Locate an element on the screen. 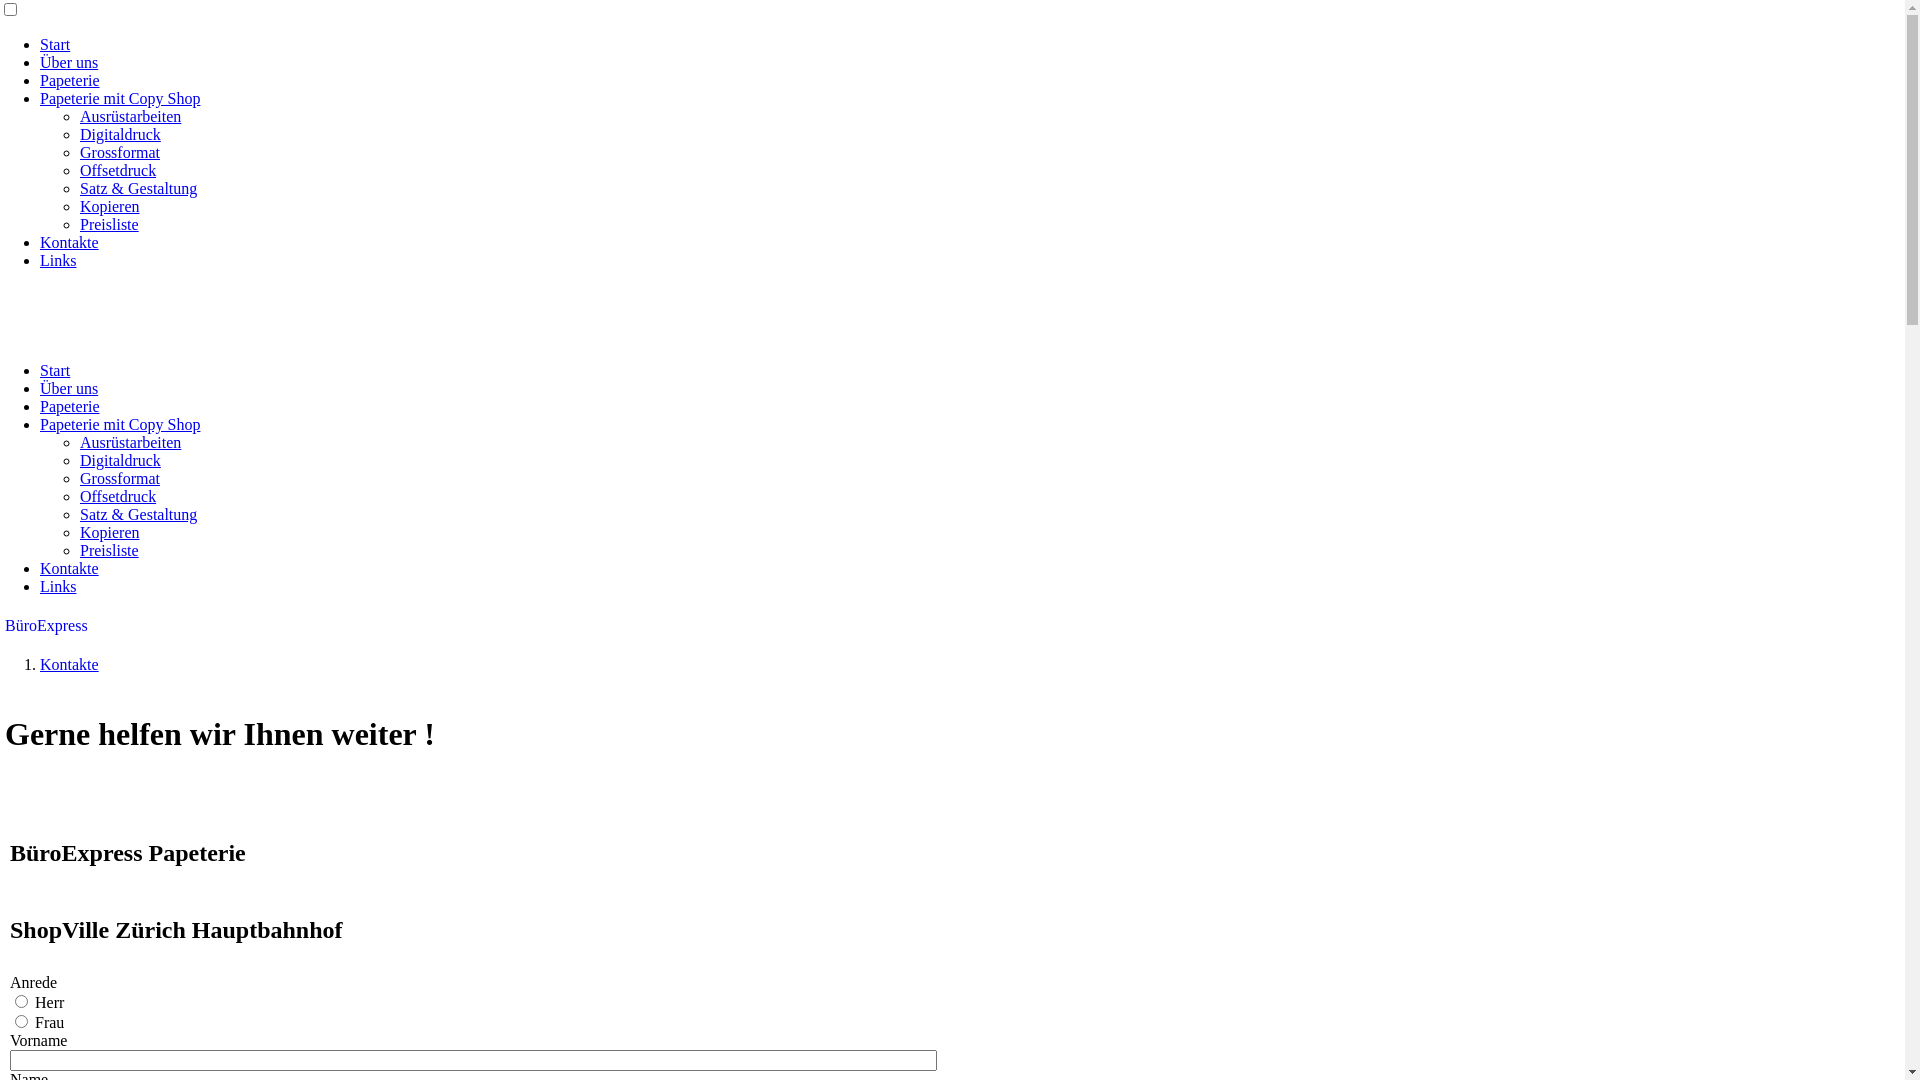  'Start' is located at coordinates (54, 370).